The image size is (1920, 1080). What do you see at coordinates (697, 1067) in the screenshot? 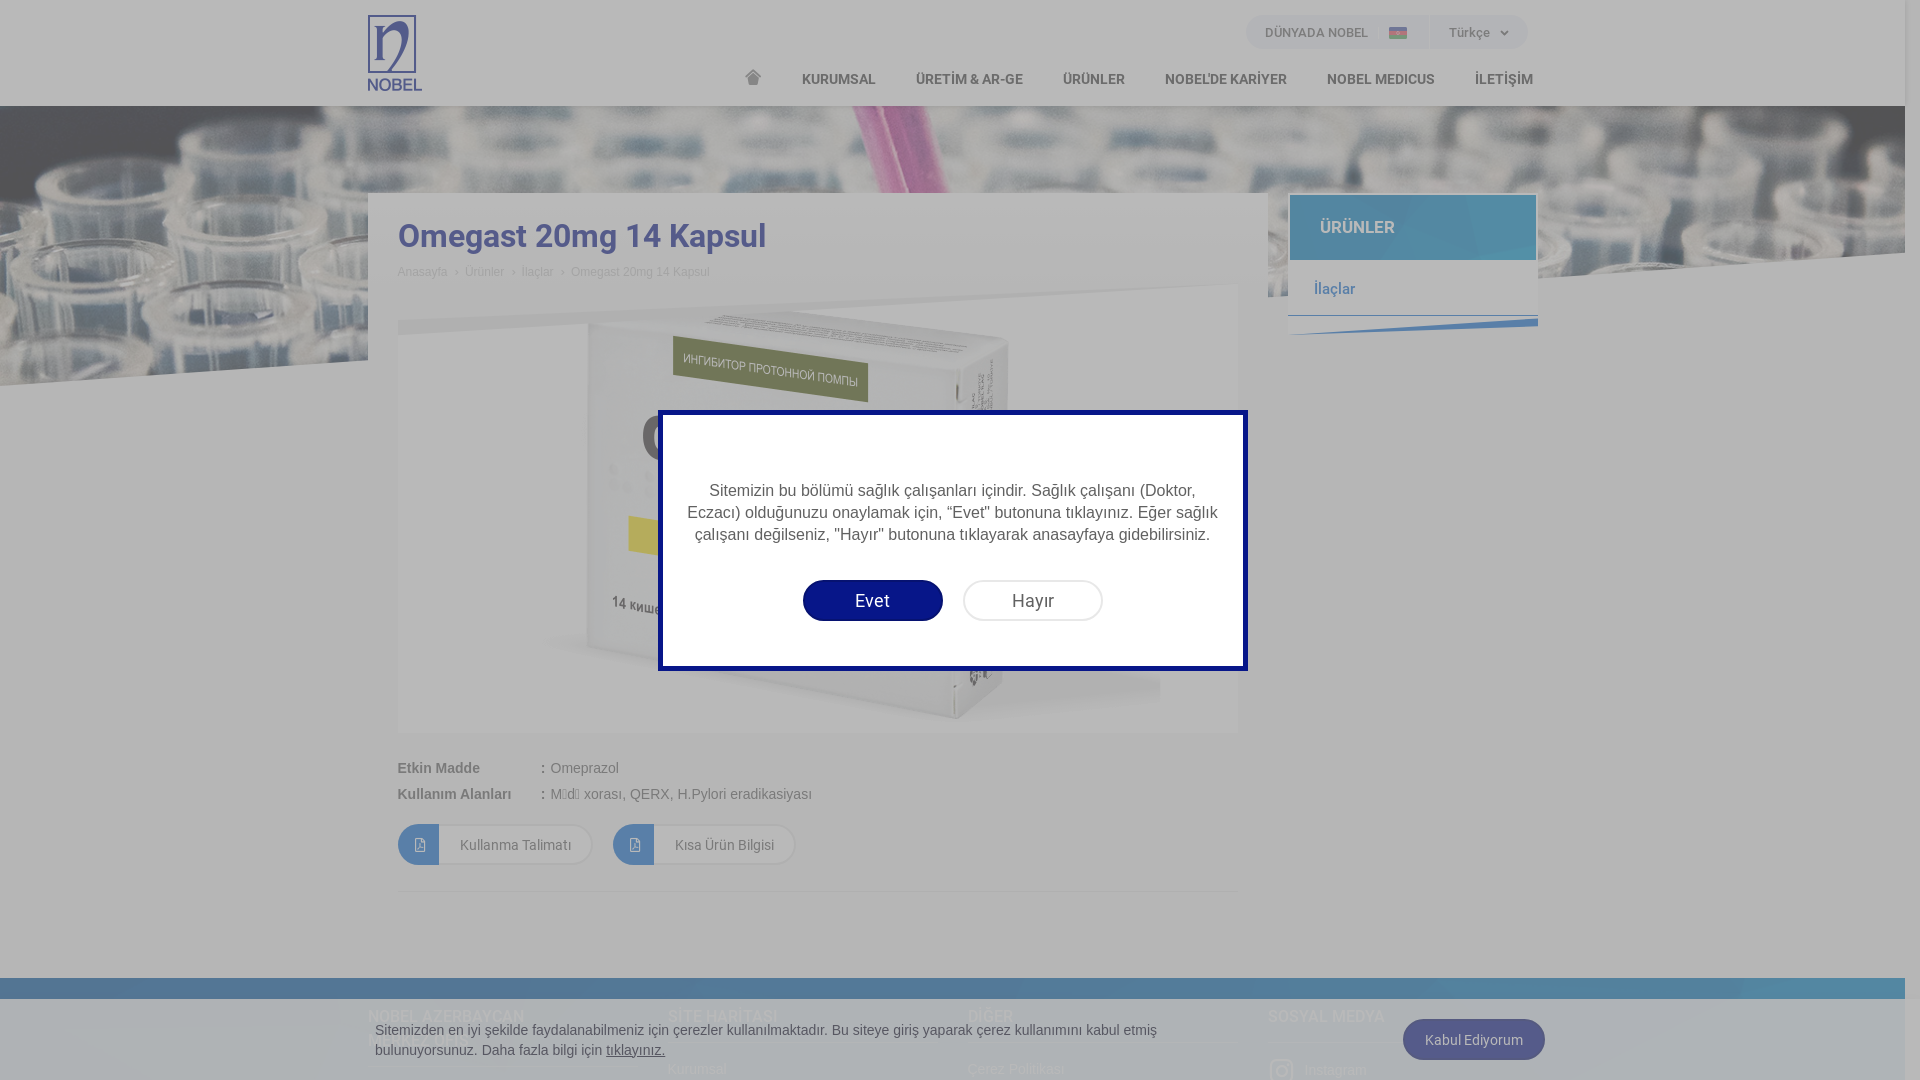
I see `'Kurumsal'` at bounding box center [697, 1067].